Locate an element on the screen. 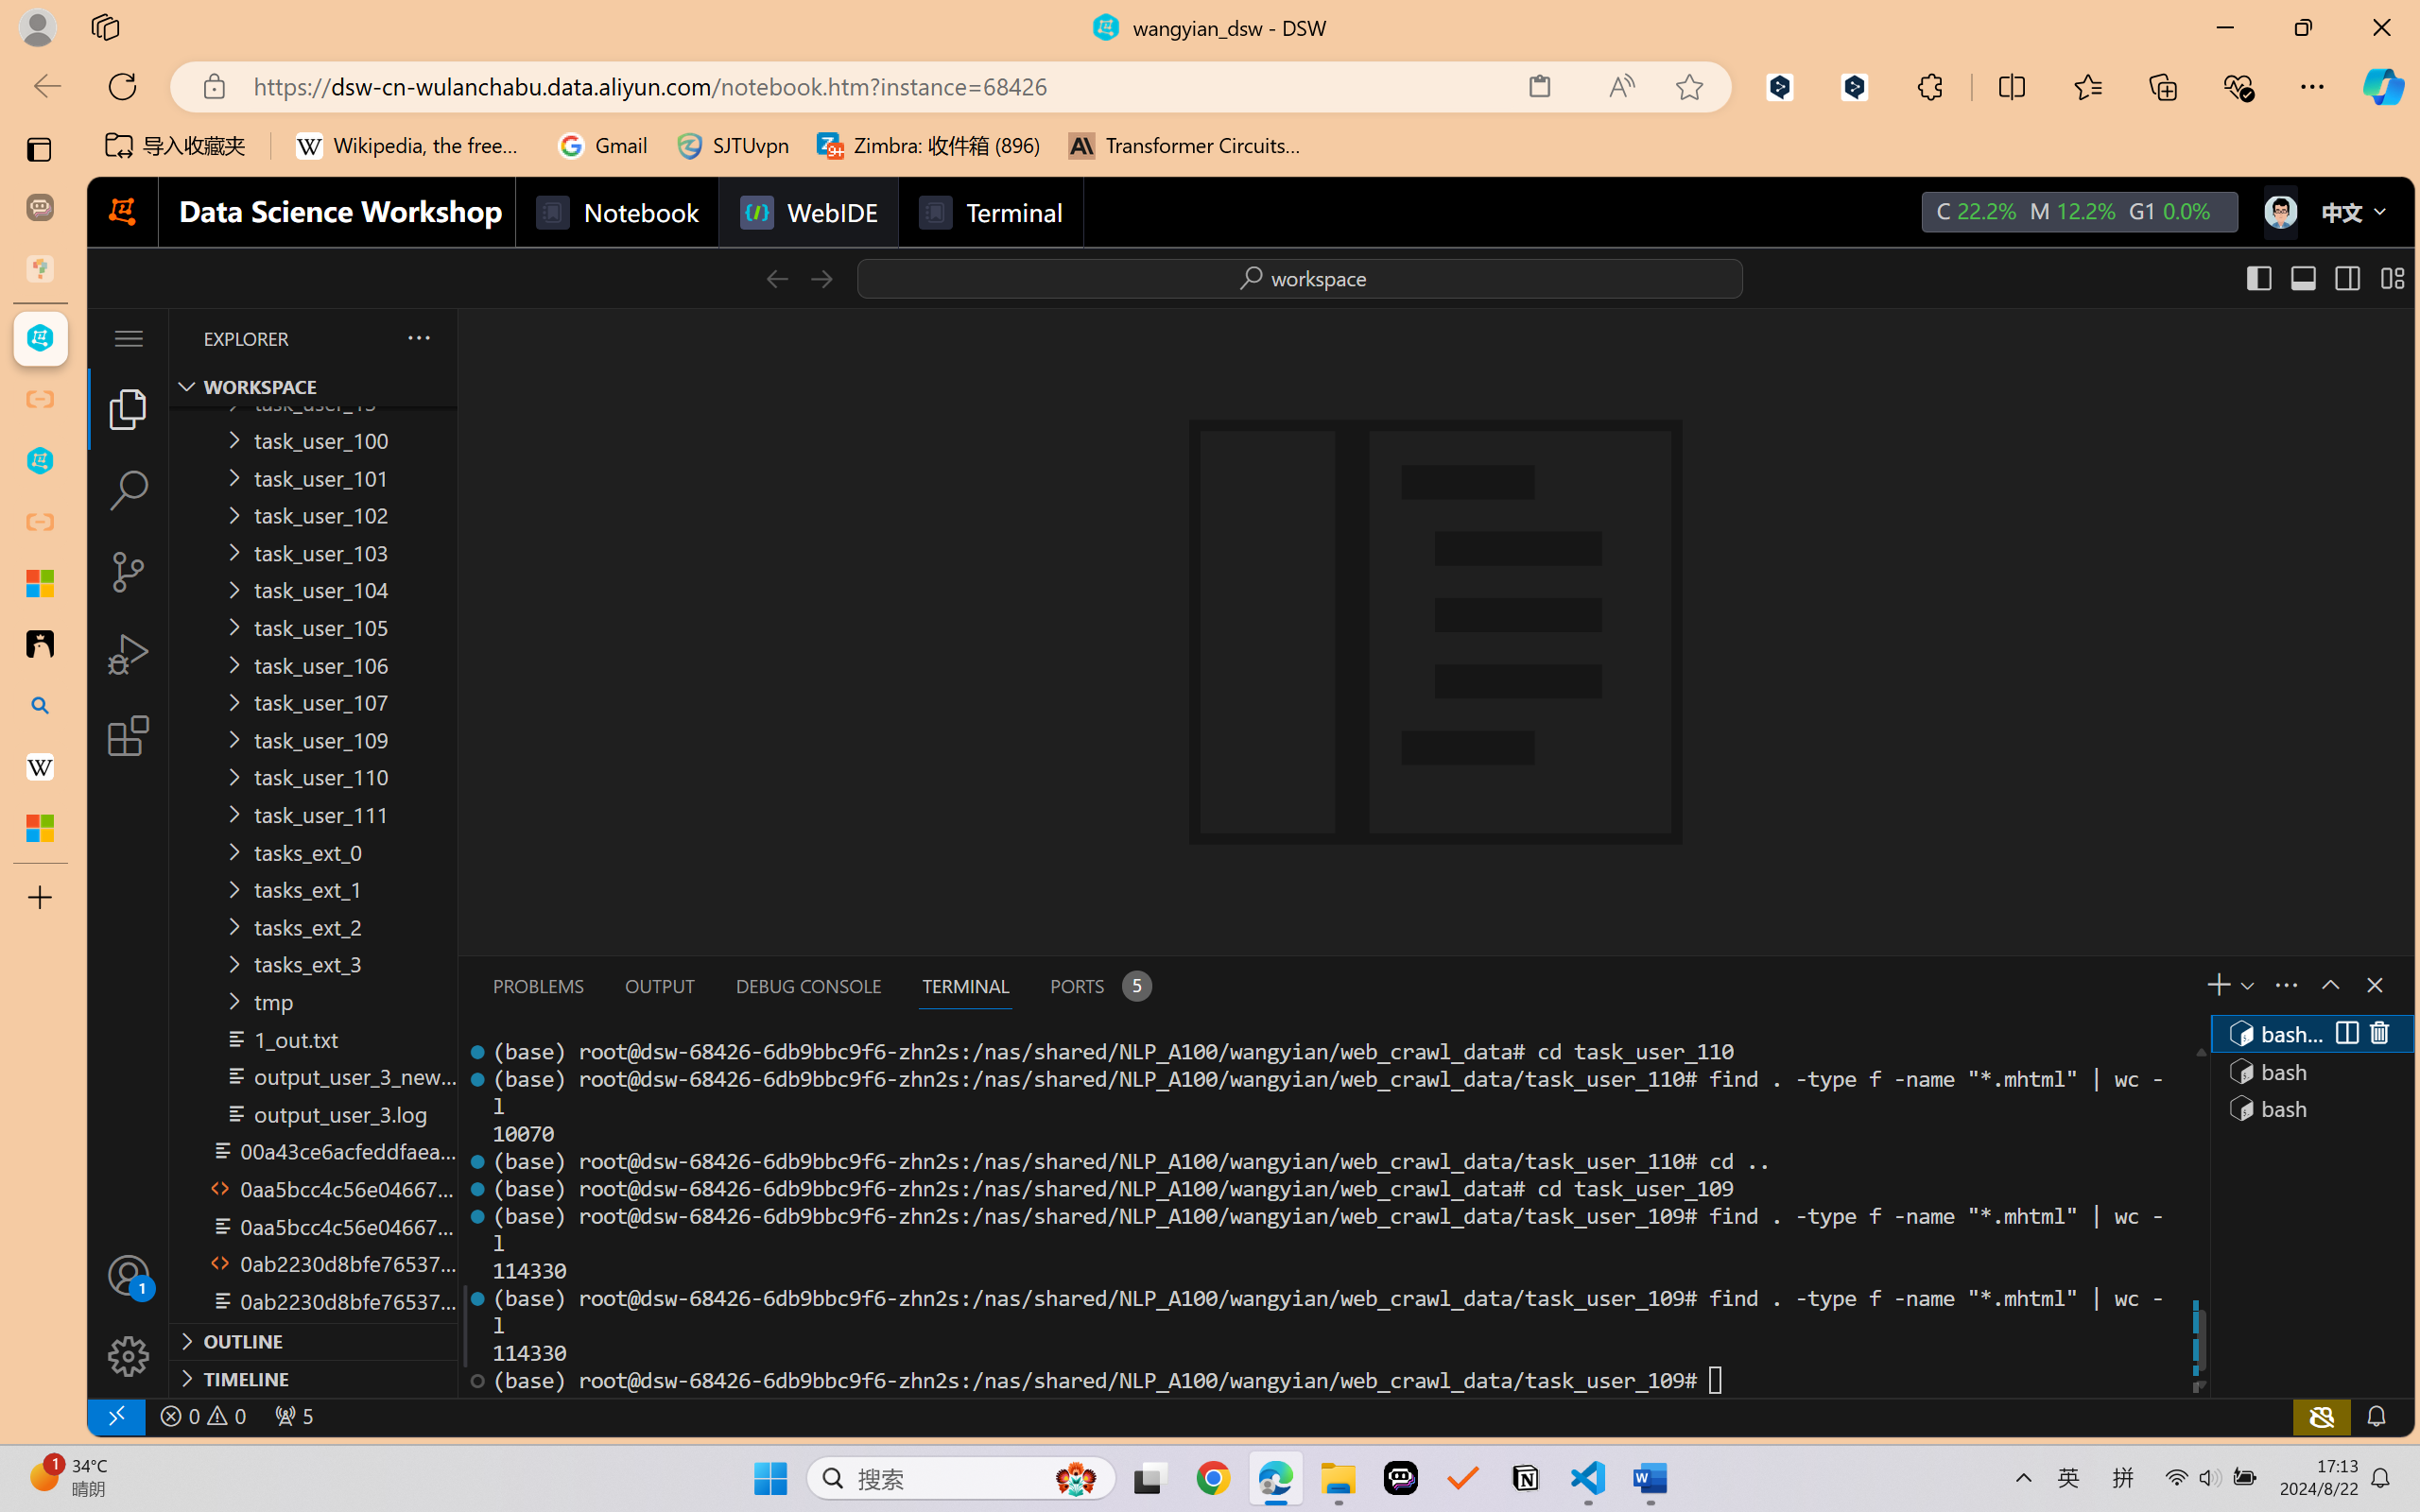 The image size is (2420, 1512). 'Run and Debug (Ctrl+Shift+D)' is located at coordinates (127, 653).